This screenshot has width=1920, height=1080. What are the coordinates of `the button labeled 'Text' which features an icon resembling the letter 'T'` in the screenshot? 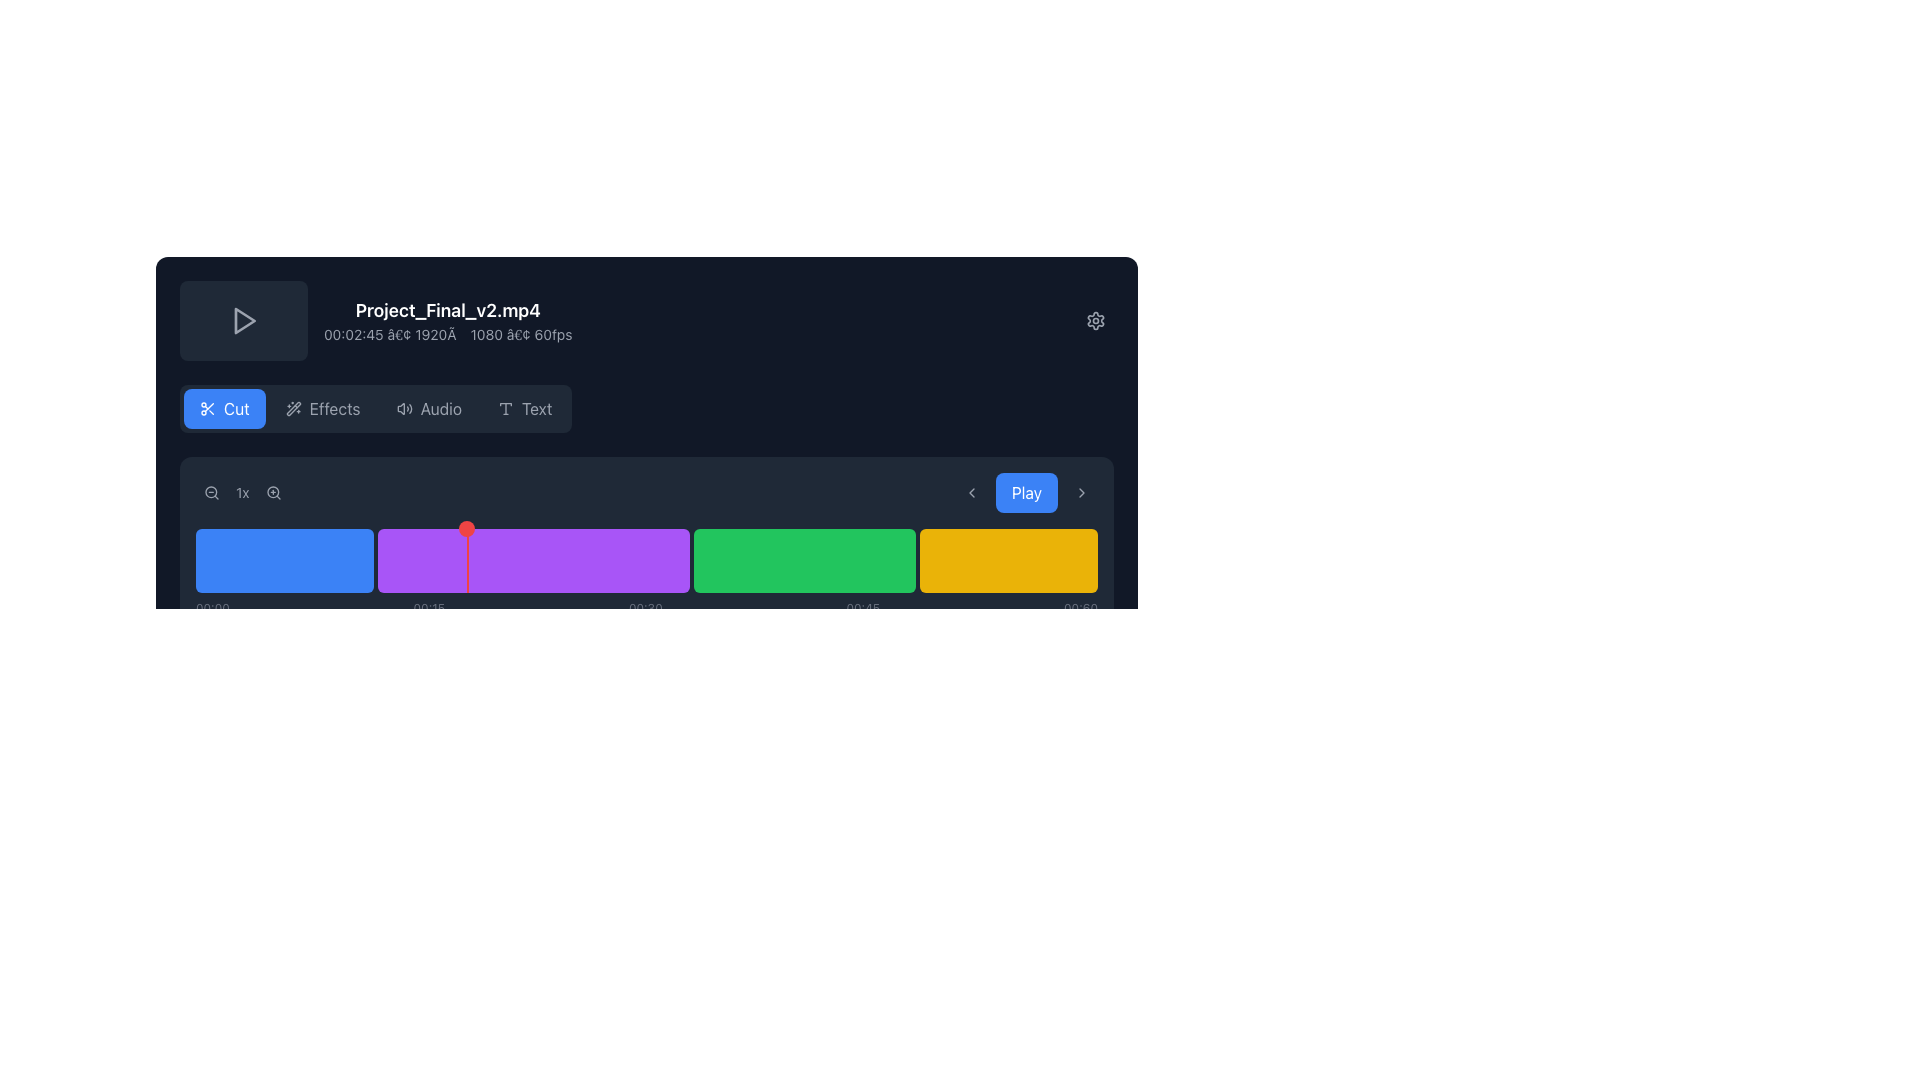 It's located at (525, 407).